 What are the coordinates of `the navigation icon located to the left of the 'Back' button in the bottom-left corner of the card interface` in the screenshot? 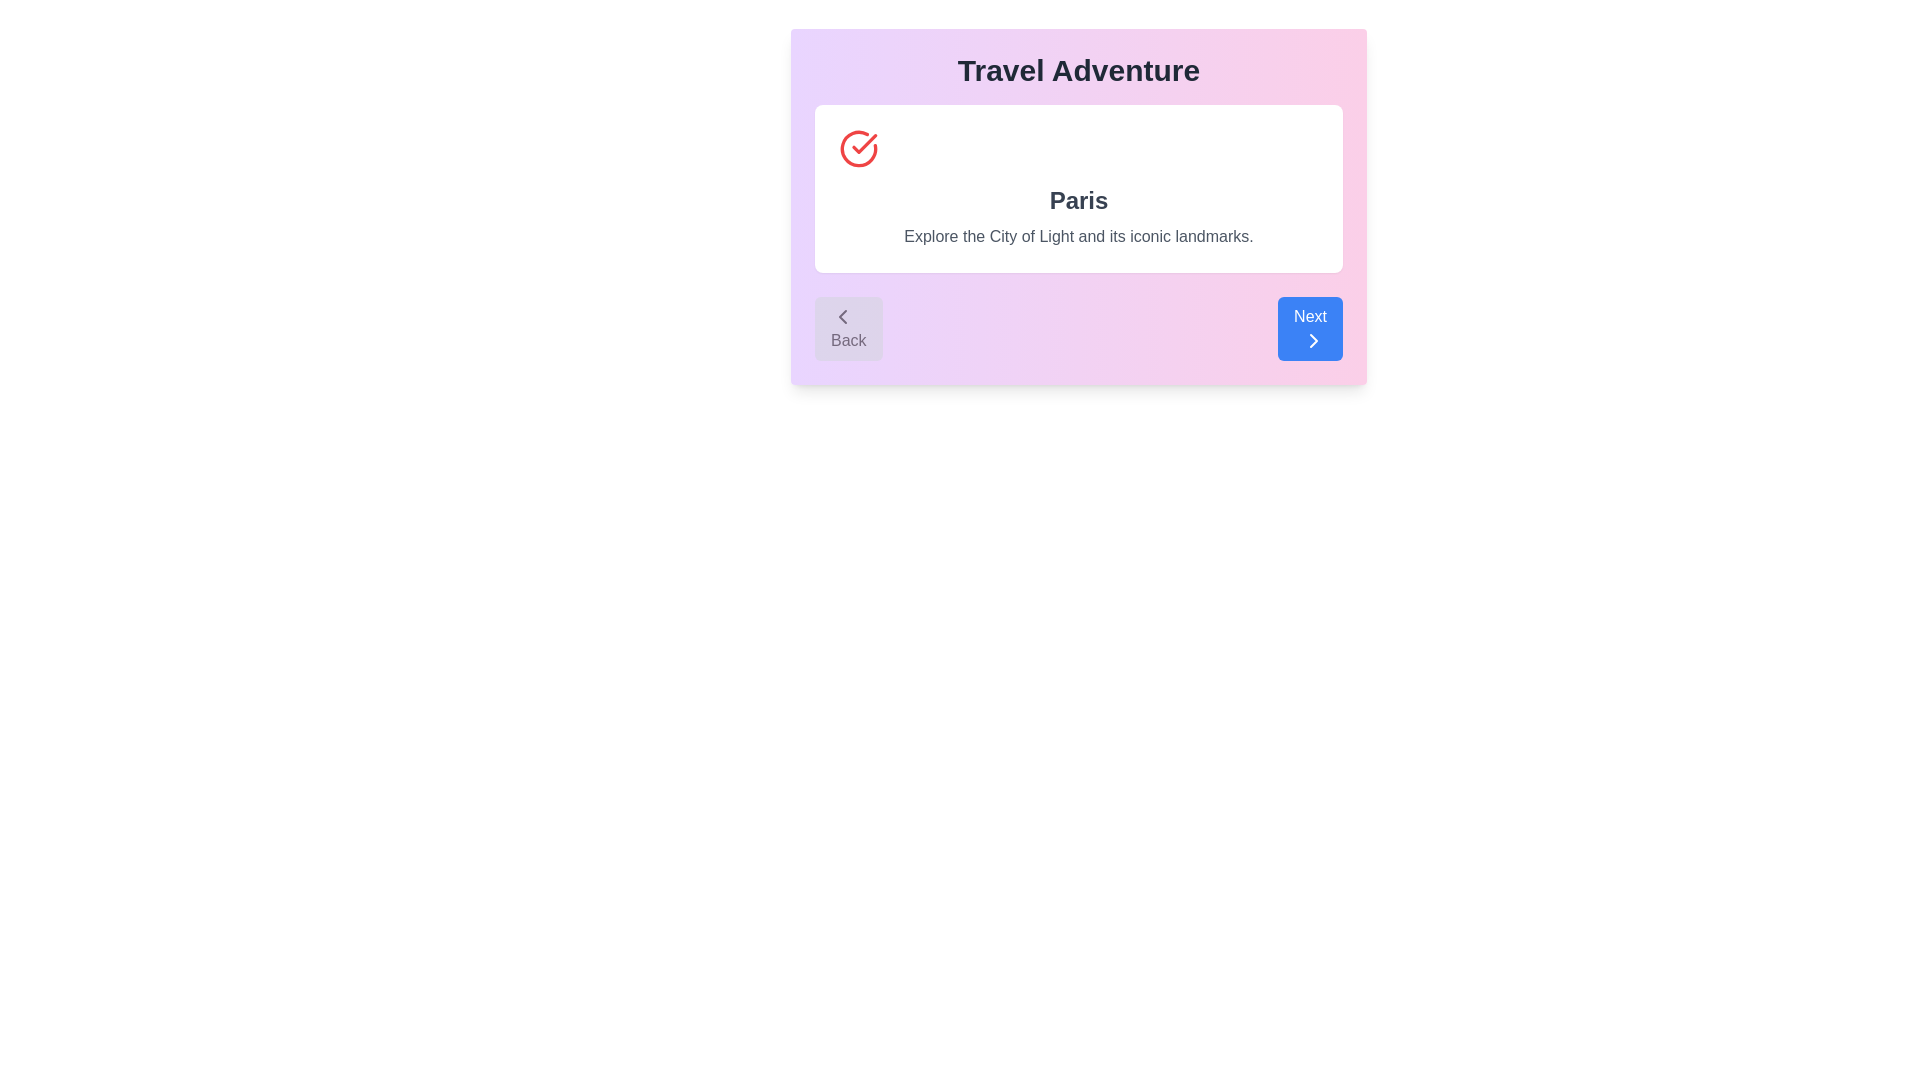 It's located at (843, 315).